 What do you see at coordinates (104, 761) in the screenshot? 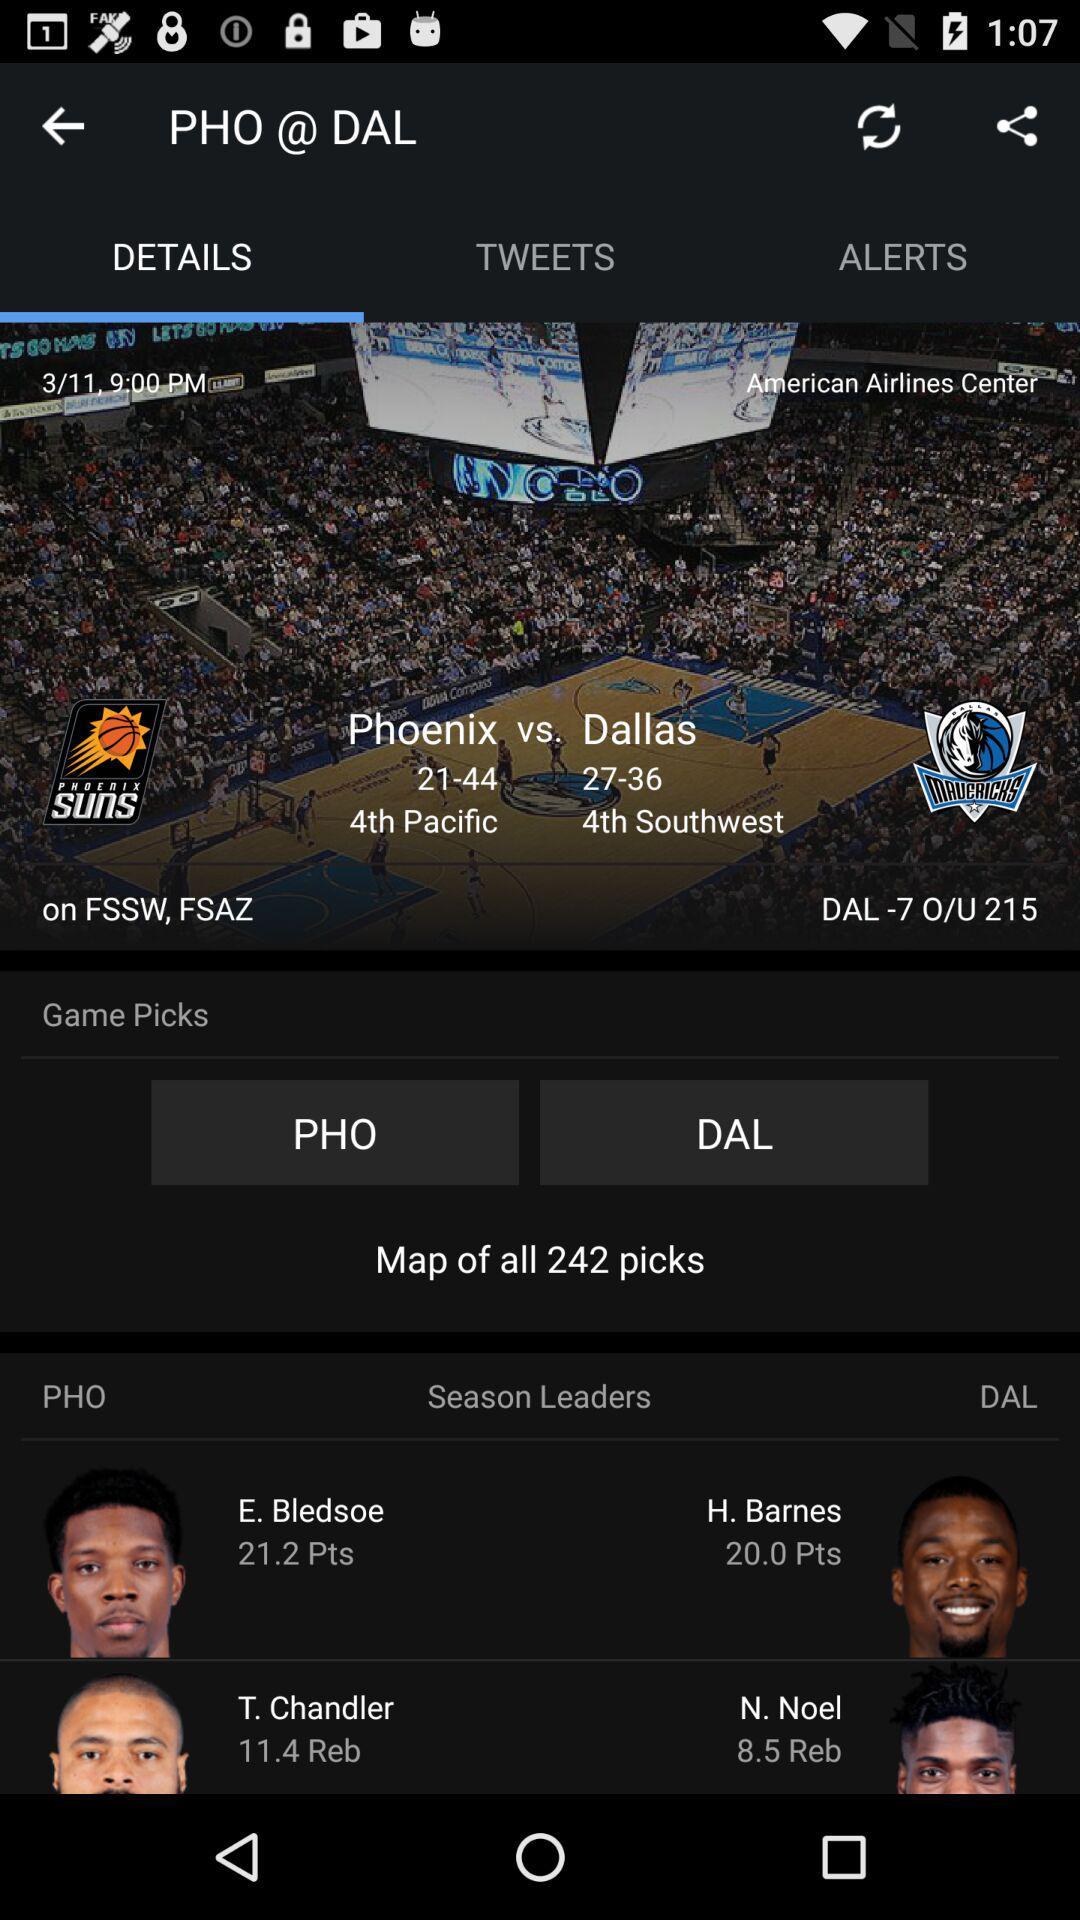
I see `team` at bounding box center [104, 761].